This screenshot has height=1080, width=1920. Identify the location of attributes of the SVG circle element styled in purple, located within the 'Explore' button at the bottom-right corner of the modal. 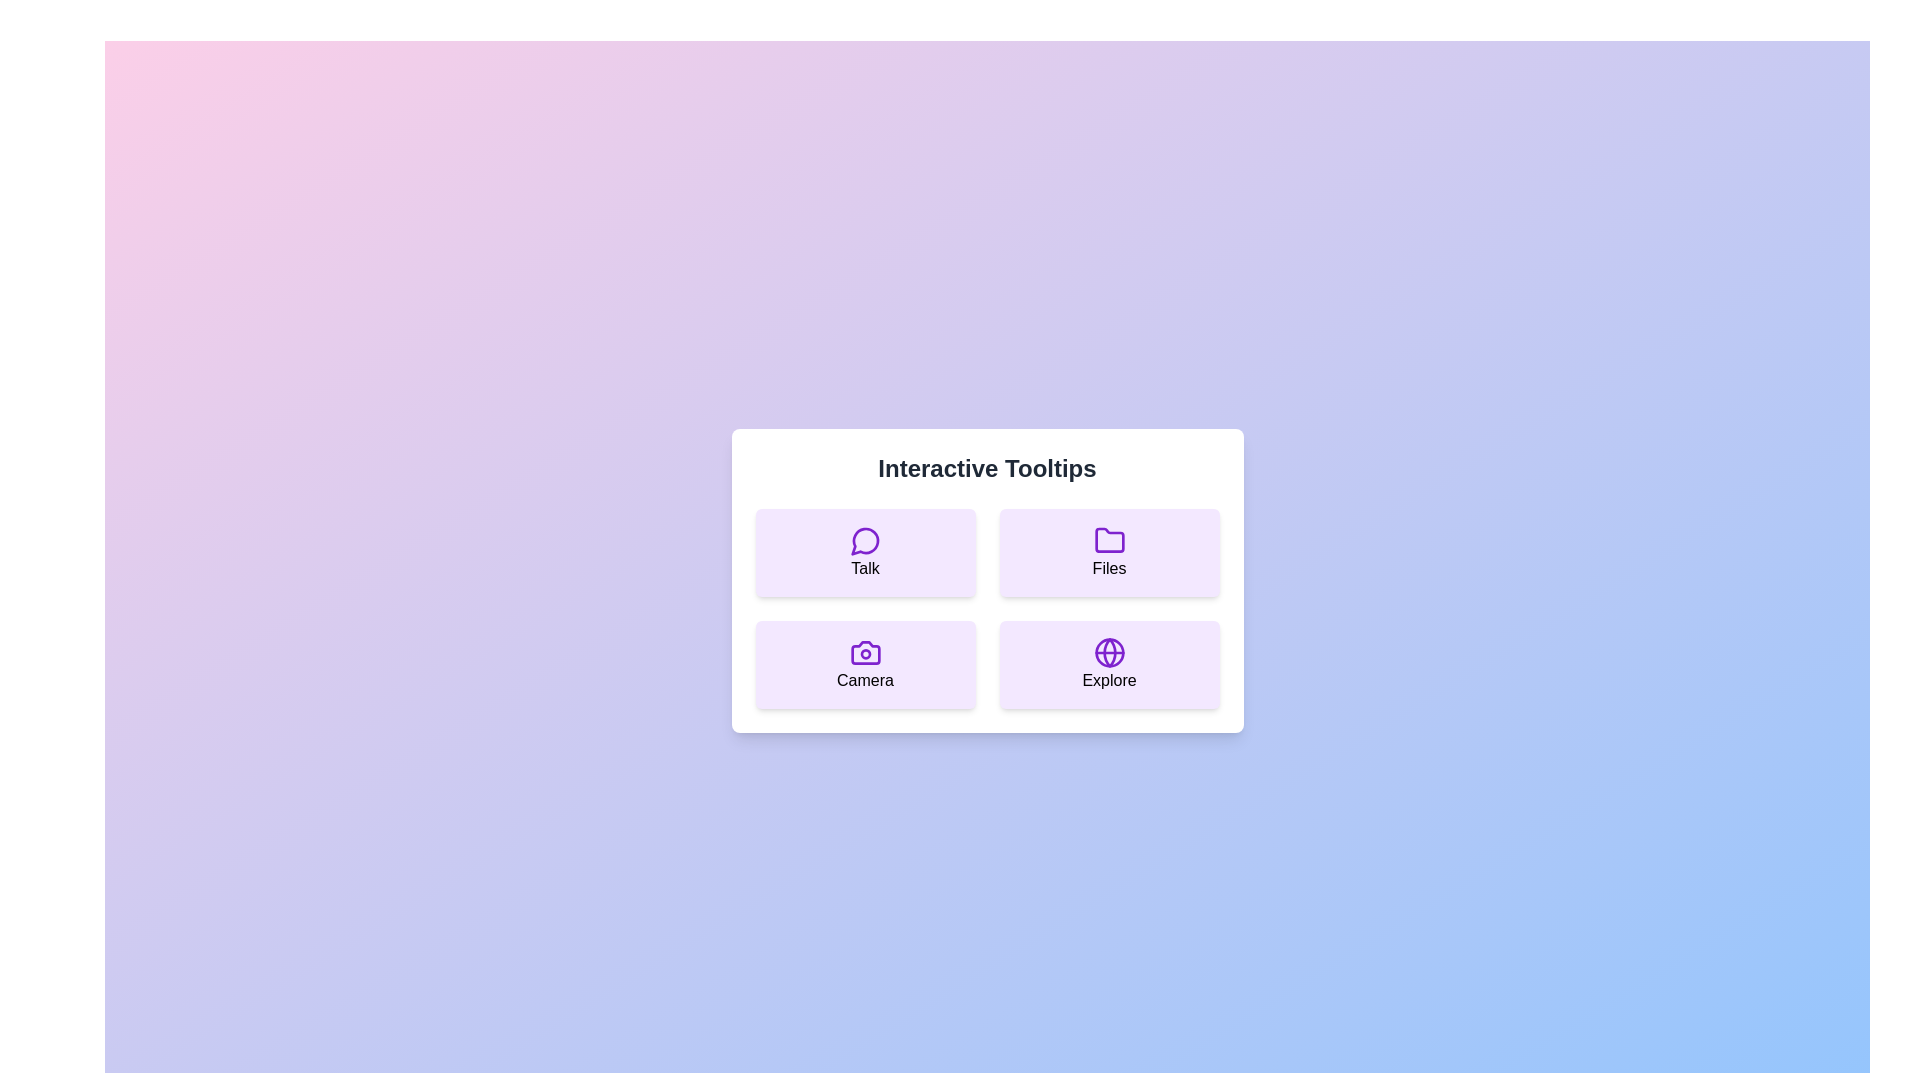
(1108, 652).